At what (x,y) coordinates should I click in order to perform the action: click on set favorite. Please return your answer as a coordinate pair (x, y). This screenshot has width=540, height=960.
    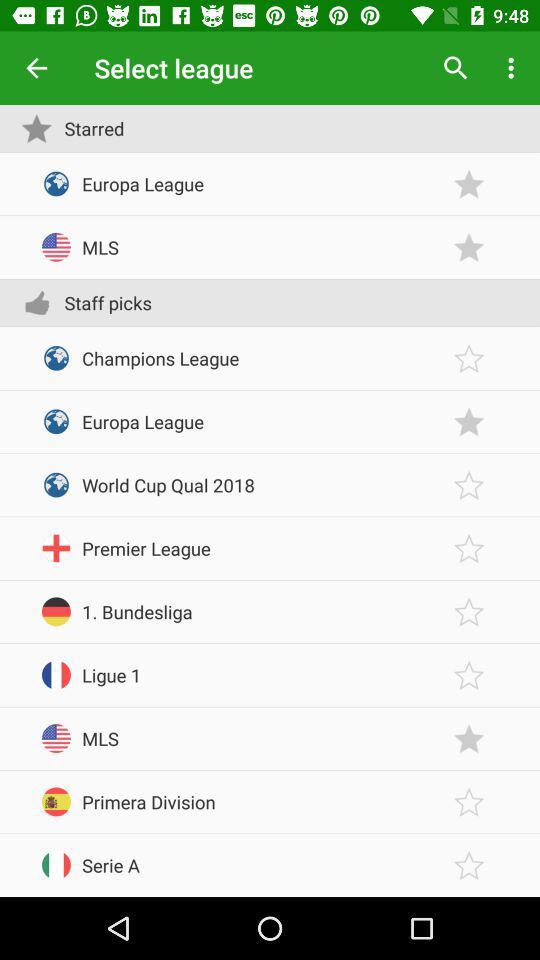
    Looking at the image, I should click on (469, 802).